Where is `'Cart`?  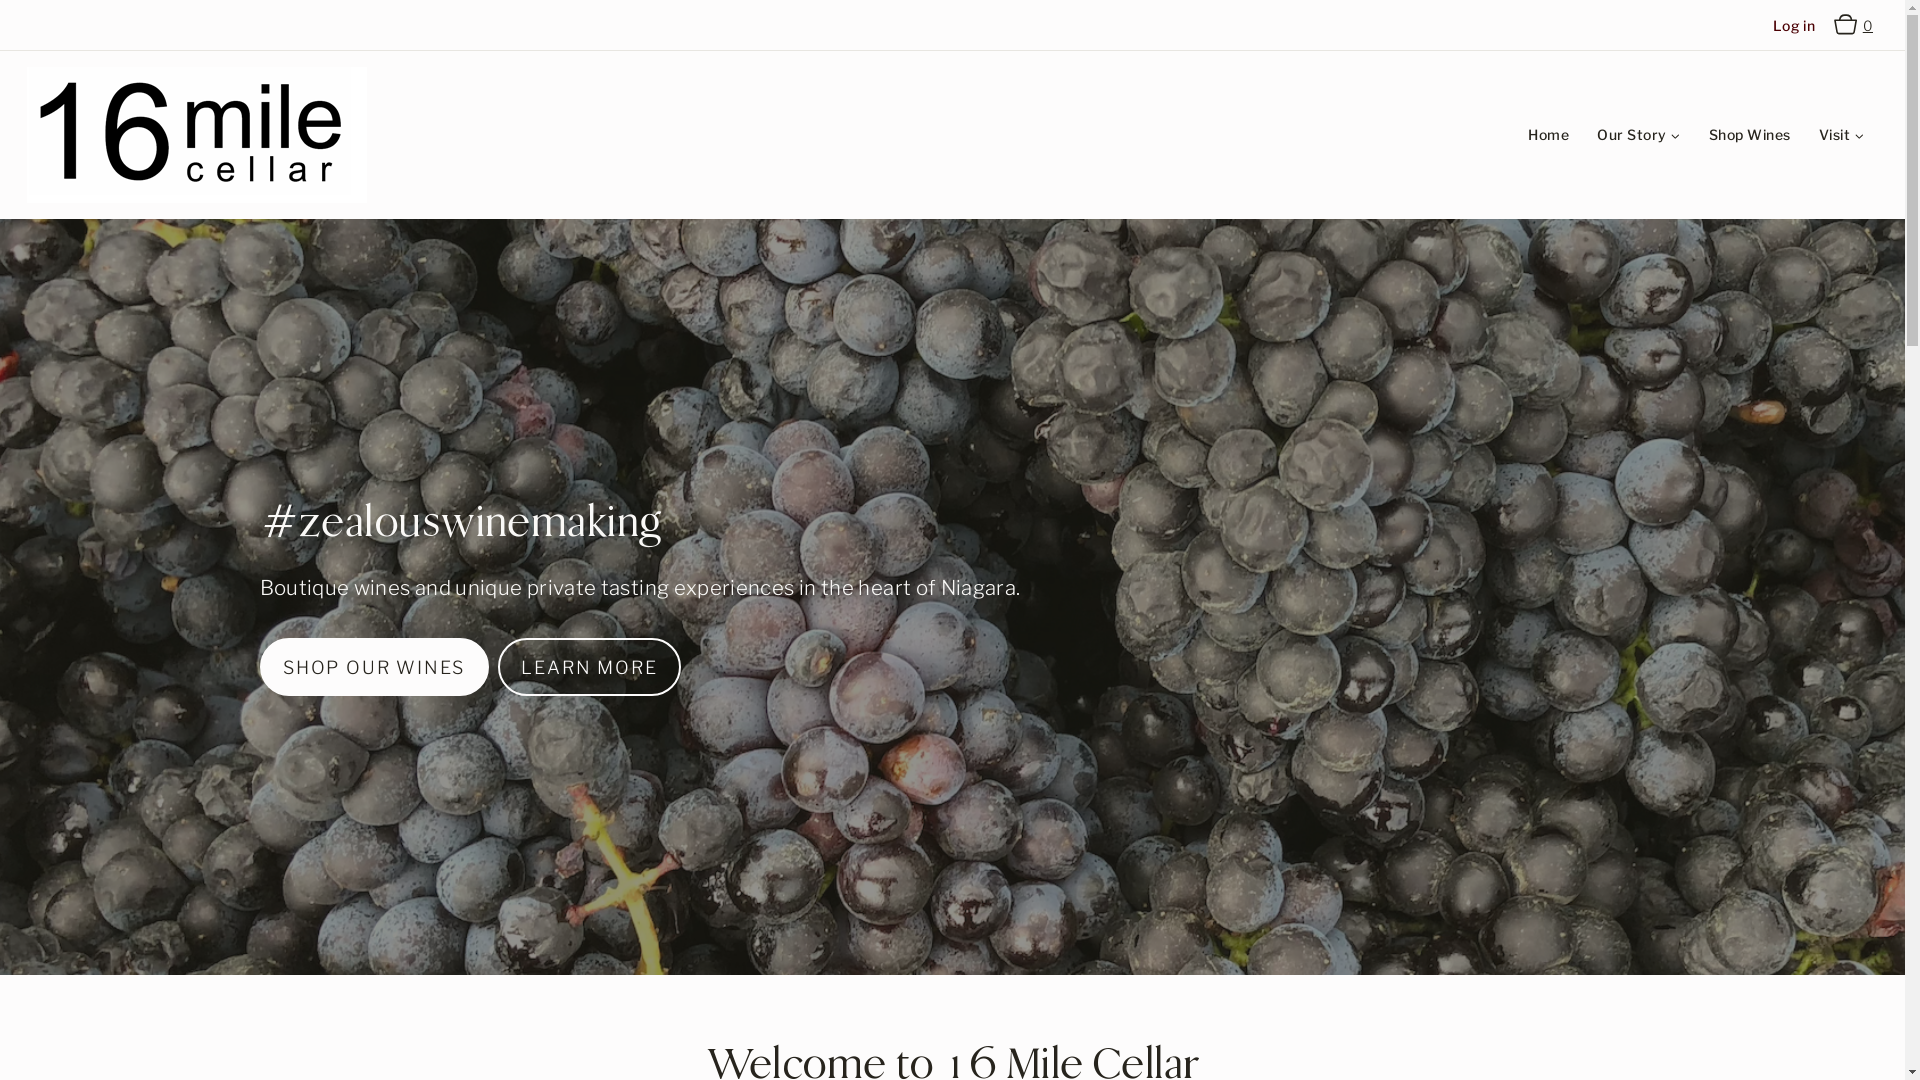 'Cart is located at coordinates (1854, 24).